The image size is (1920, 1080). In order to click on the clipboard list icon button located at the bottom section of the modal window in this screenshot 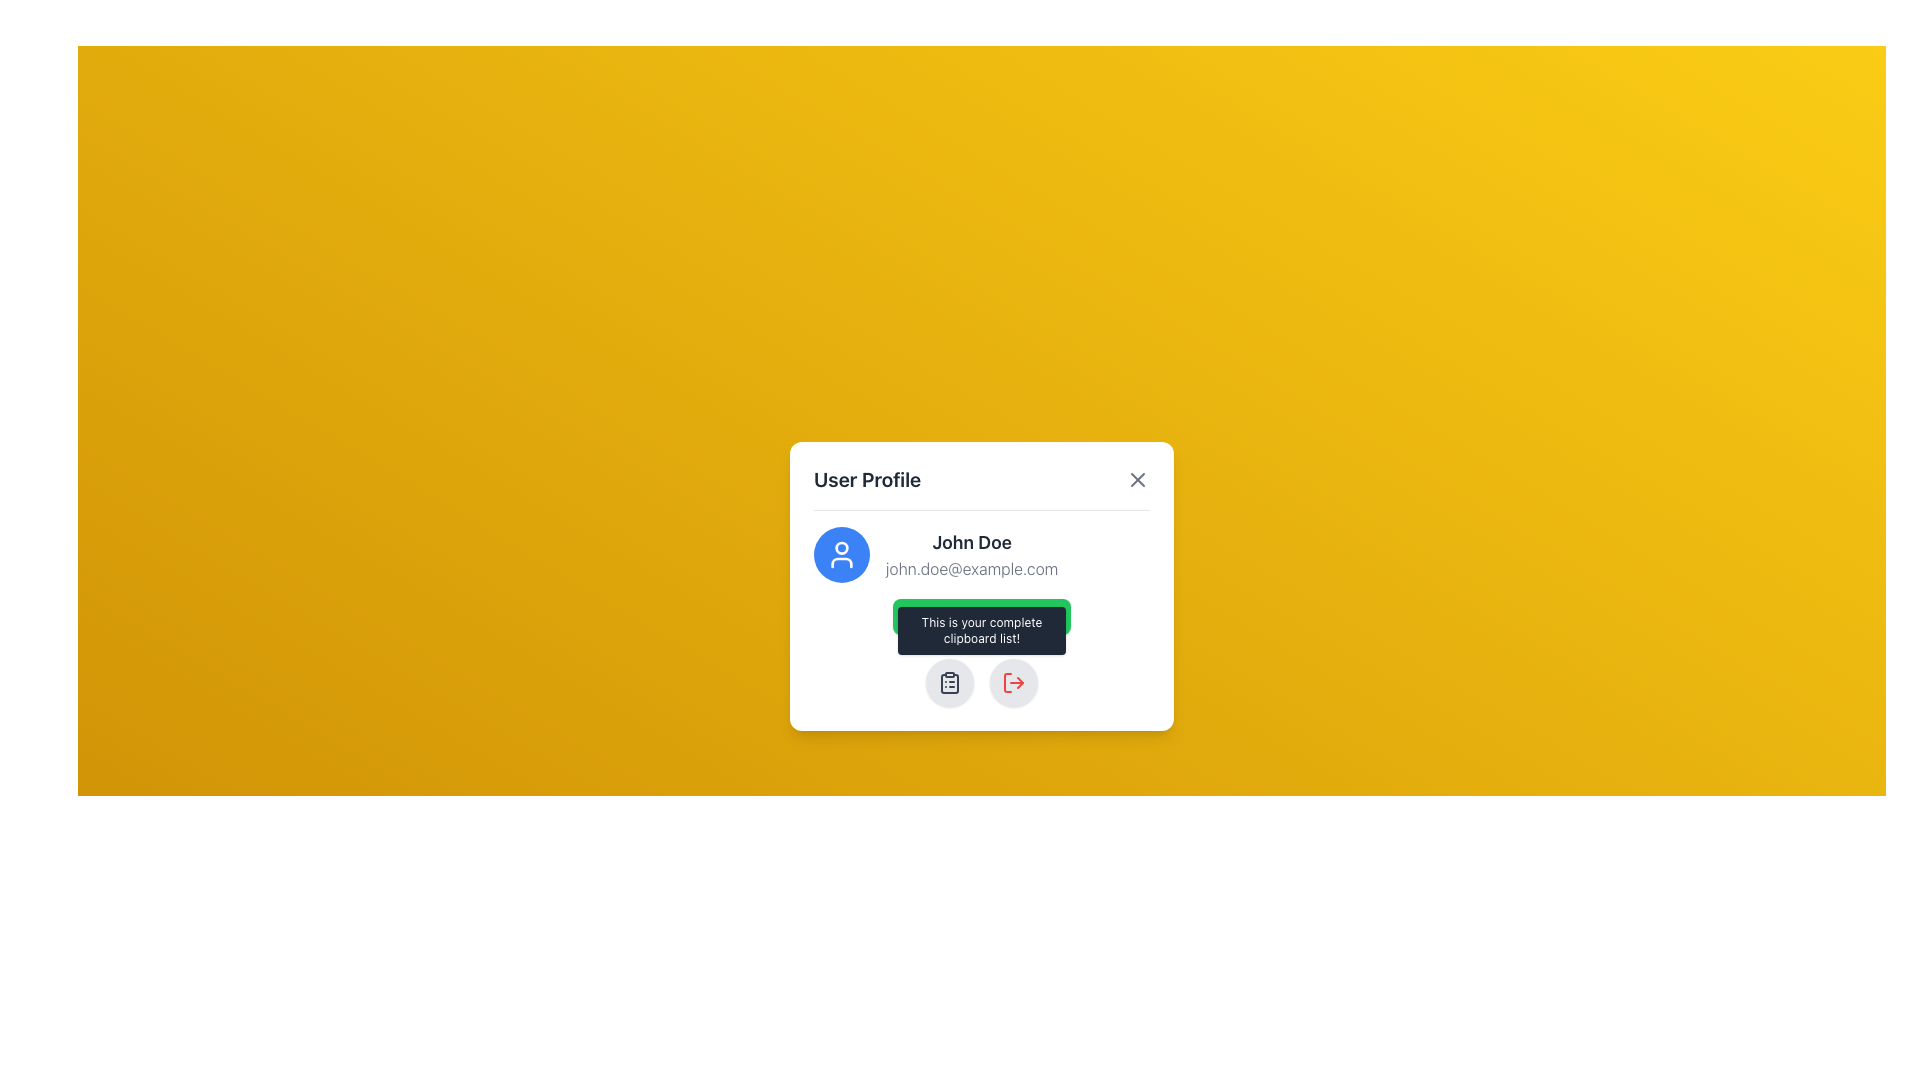, I will do `click(949, 681)`.